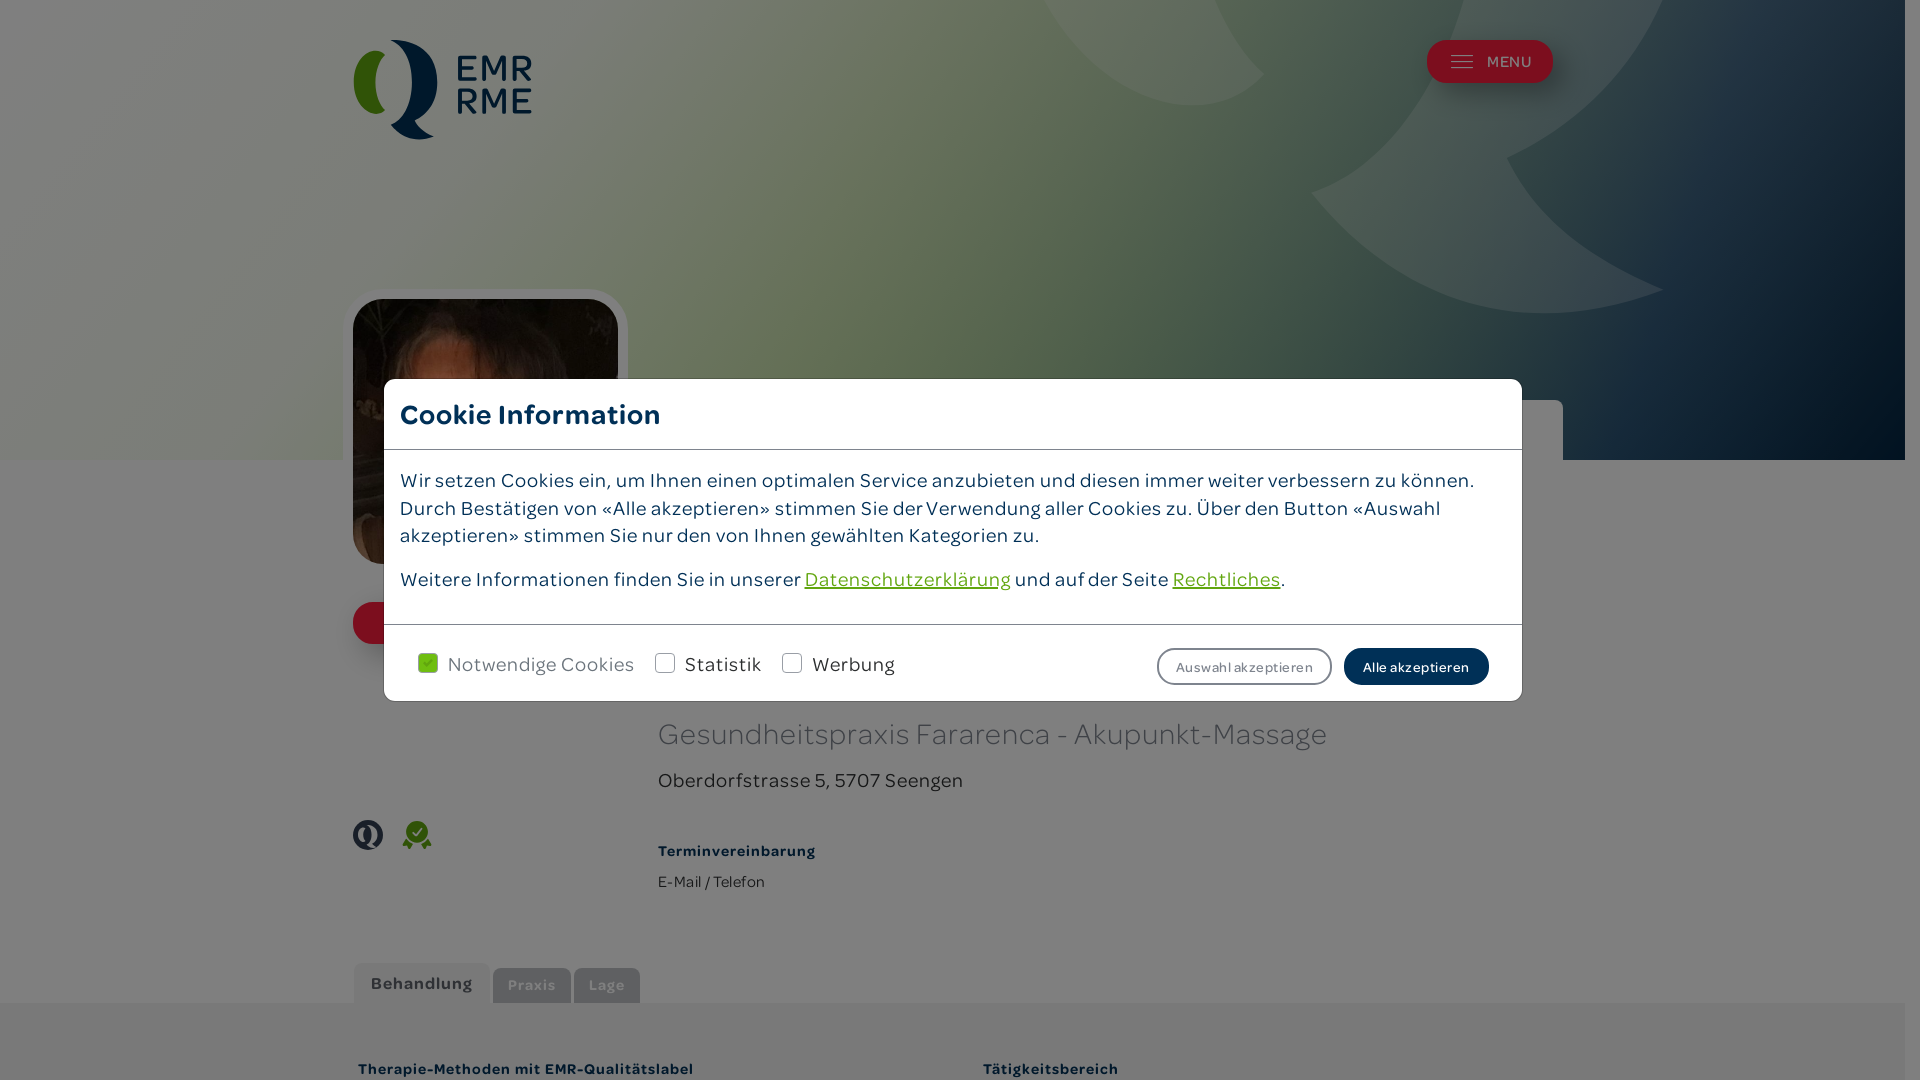  Describe the element at coordinates (1243, 666) in the screenshot. I see `'Auswahl akzeptieren'` at that location.